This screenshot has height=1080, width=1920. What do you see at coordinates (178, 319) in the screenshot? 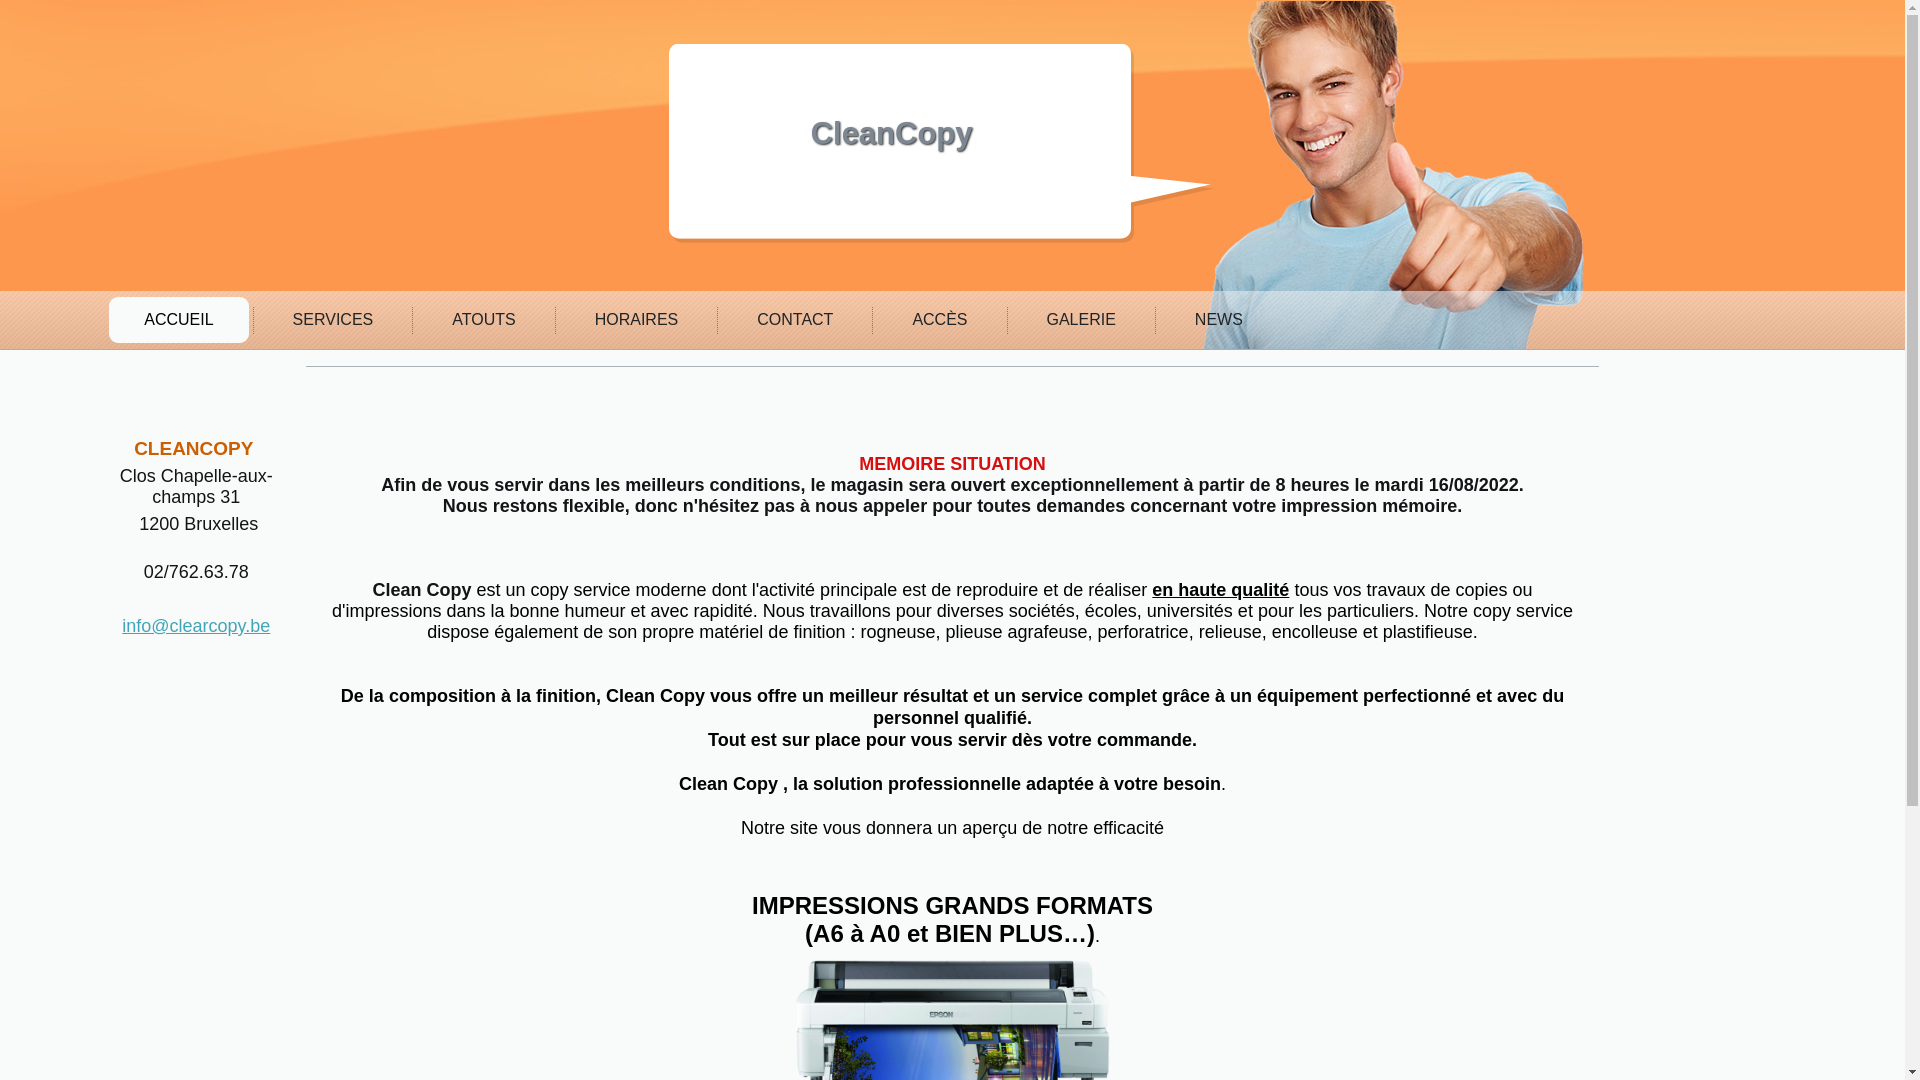
I see `'ACCUEIL'` at bounding box center [178, 319].